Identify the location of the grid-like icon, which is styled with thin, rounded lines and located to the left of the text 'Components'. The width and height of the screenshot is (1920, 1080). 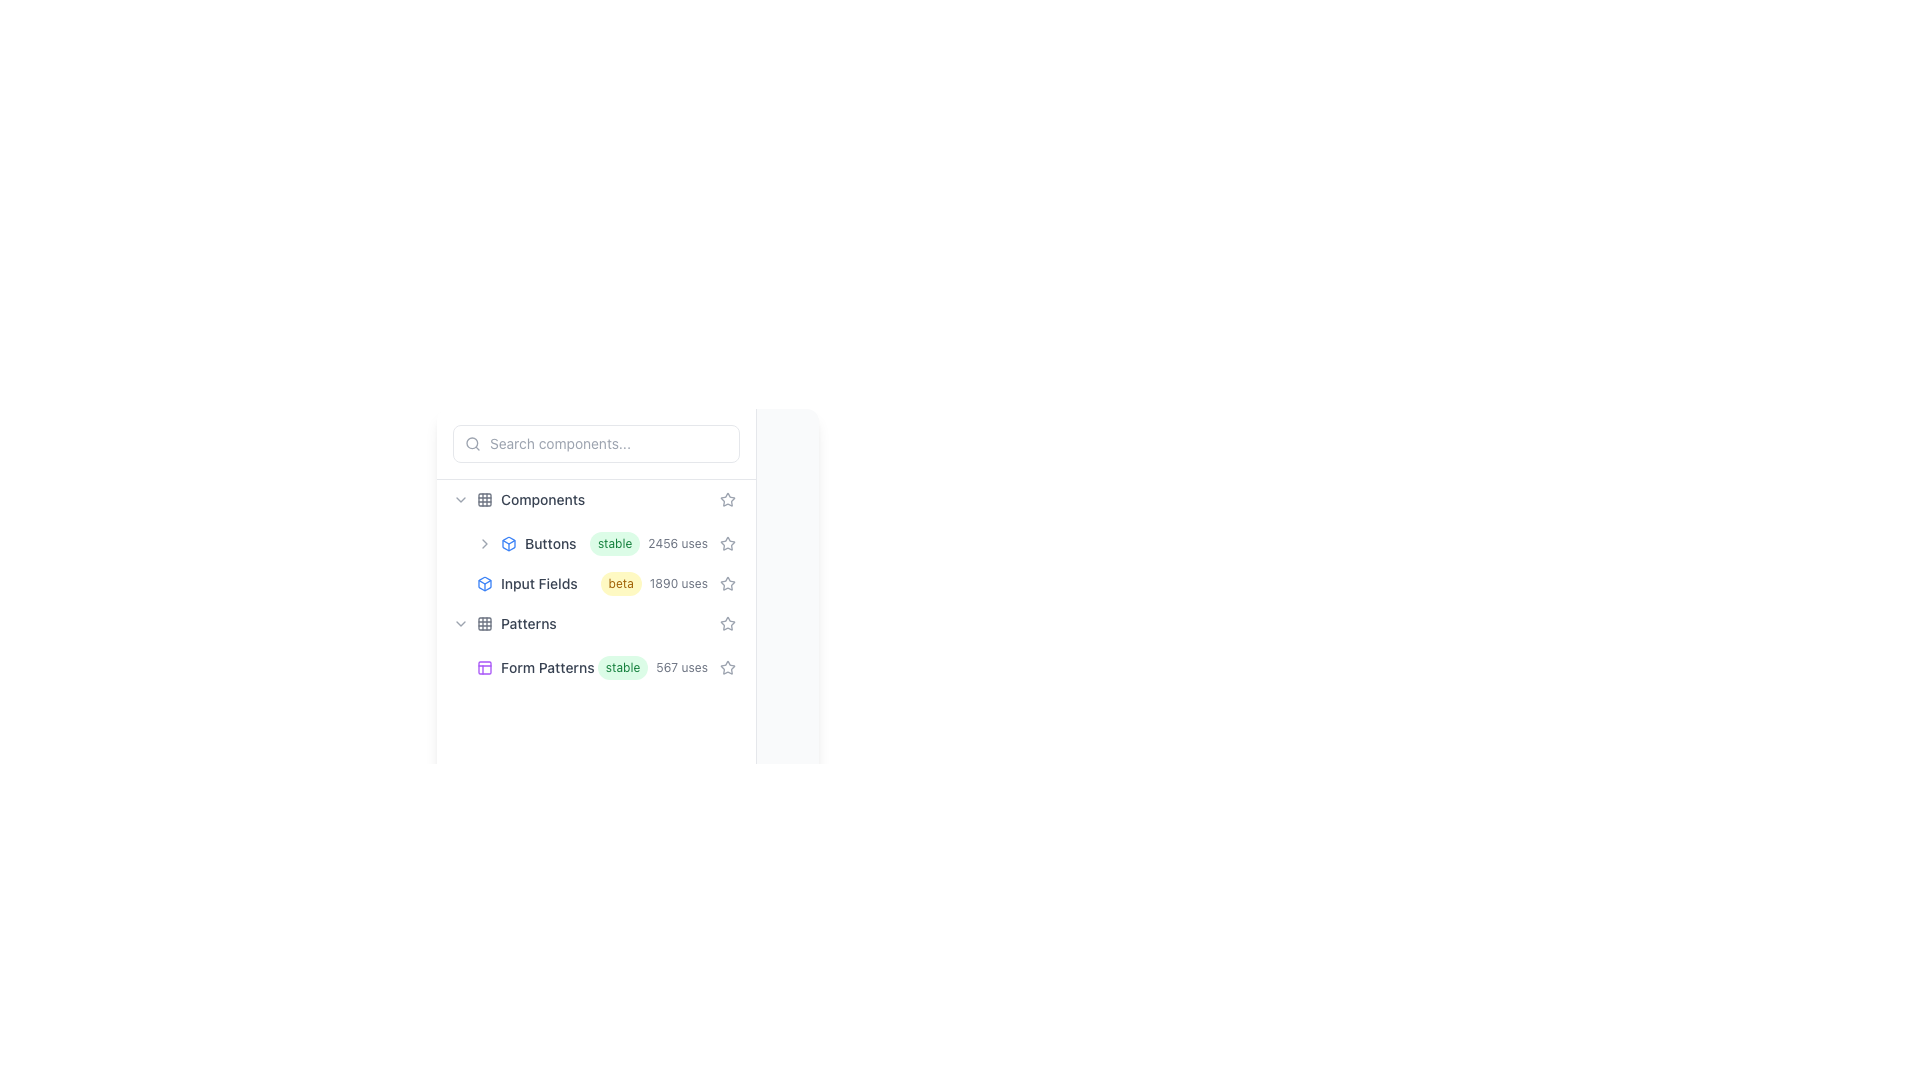
(484, 499).